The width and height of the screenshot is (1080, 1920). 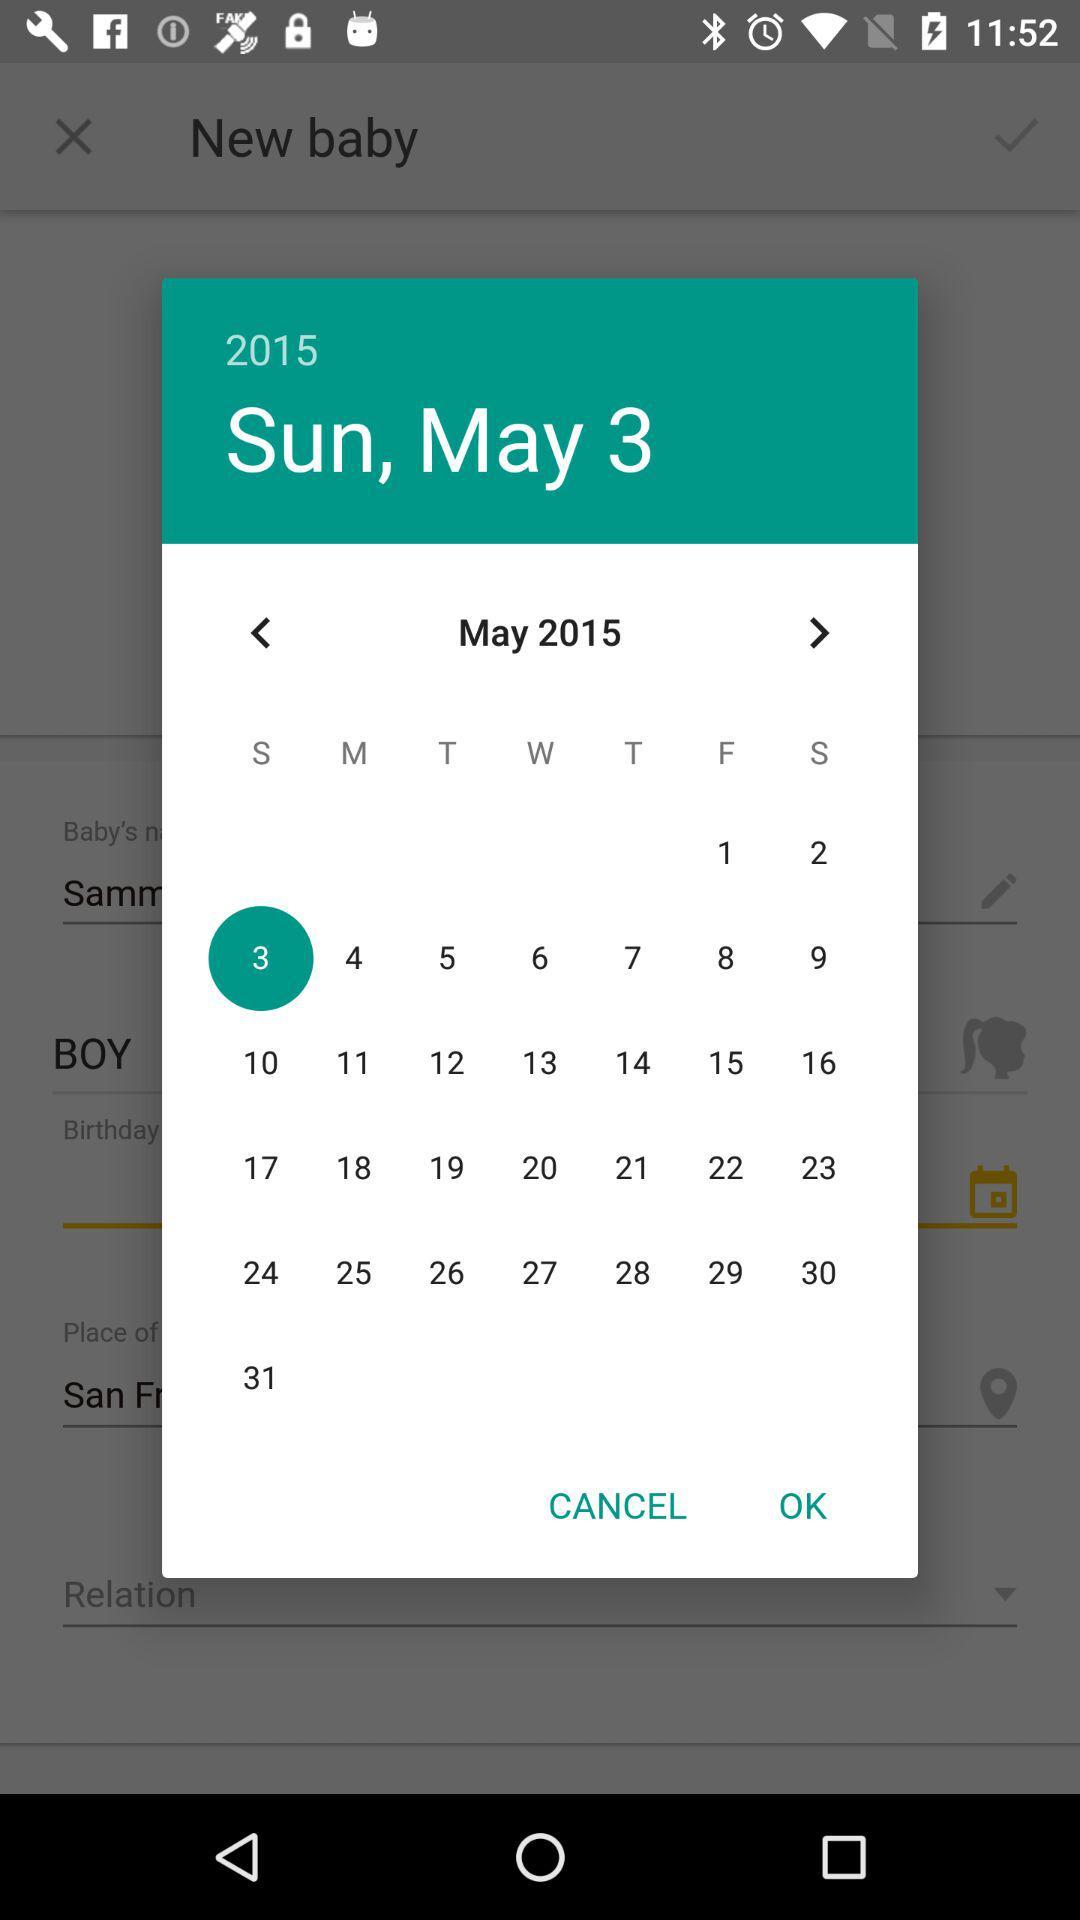 What do you see at coordinates (616, 1504) in the screenshot?
I see `the cancel icon` at bounding box center [616, 1504].